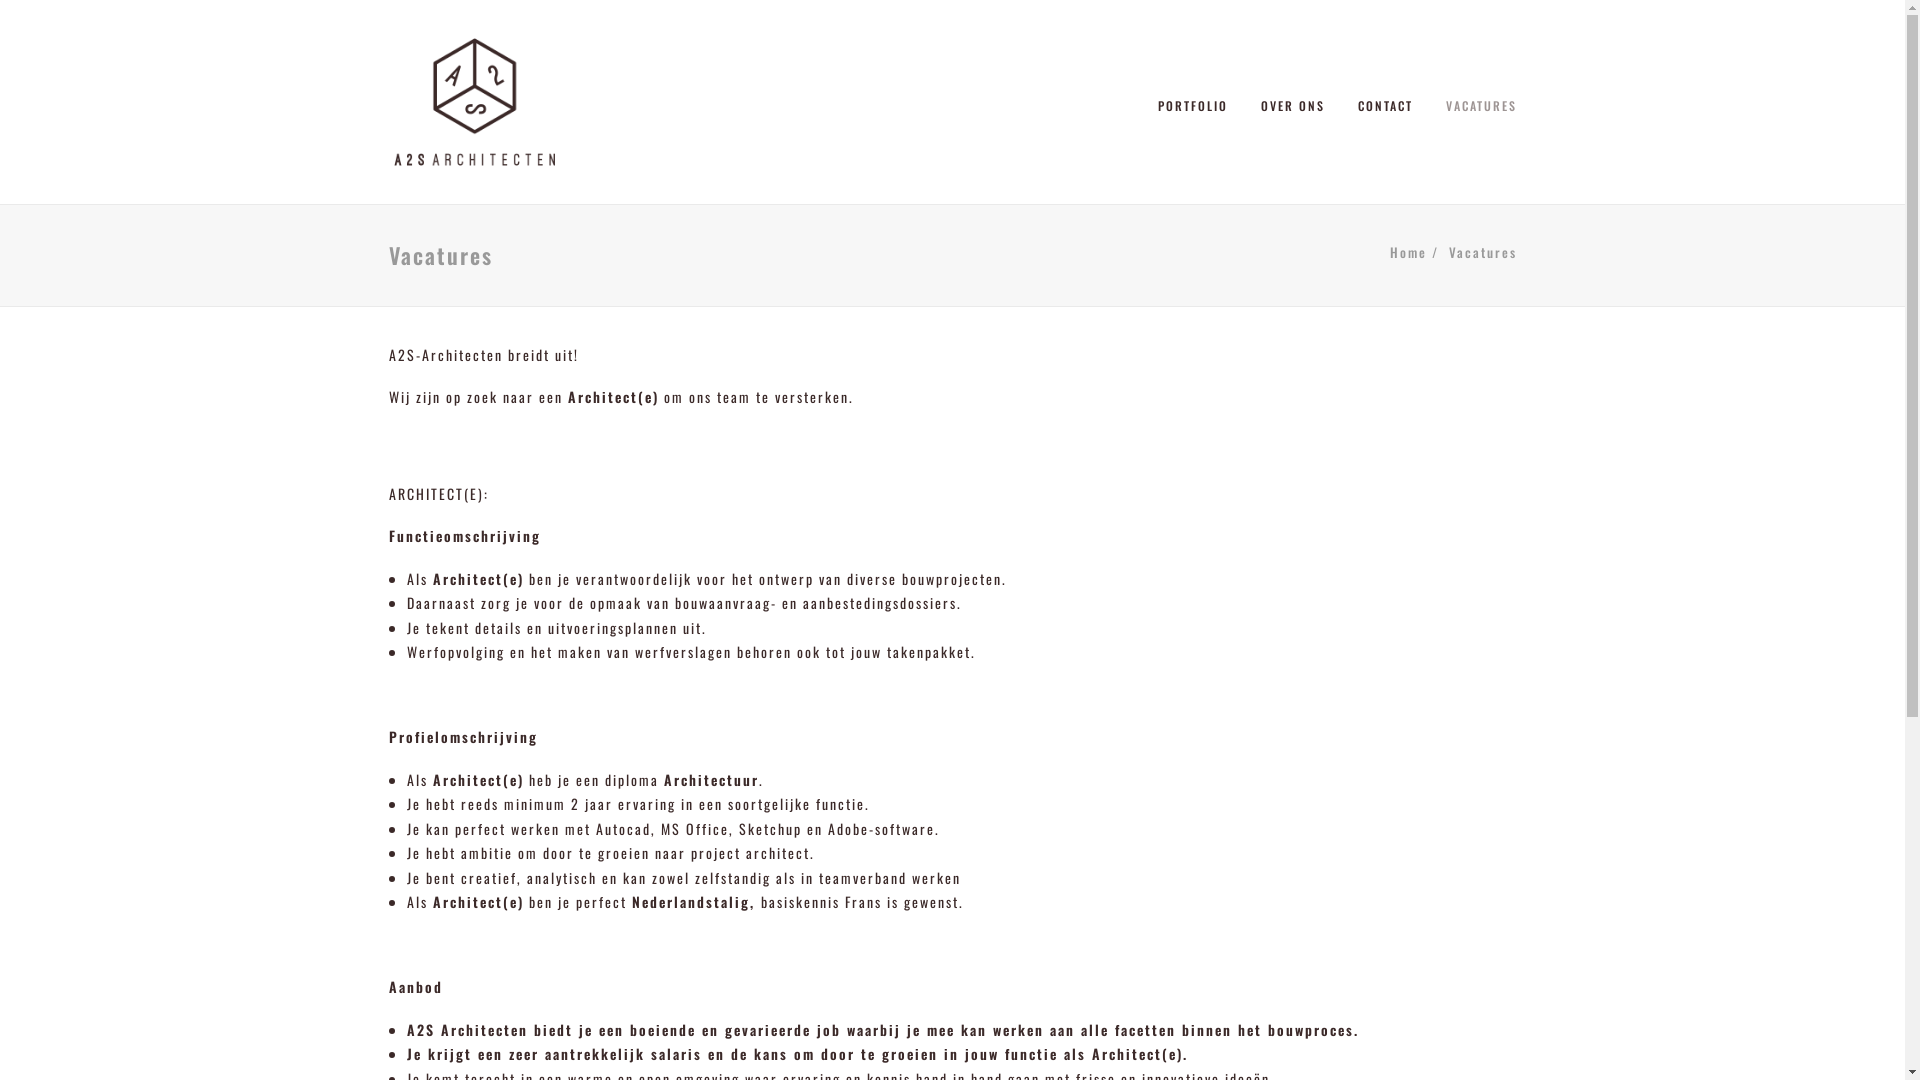 The height and width of the screenshot is (1080, 1920). Describe the element at coordinates (1291, 101) in the screenshot. I see `'OVER ONS'` at that location.